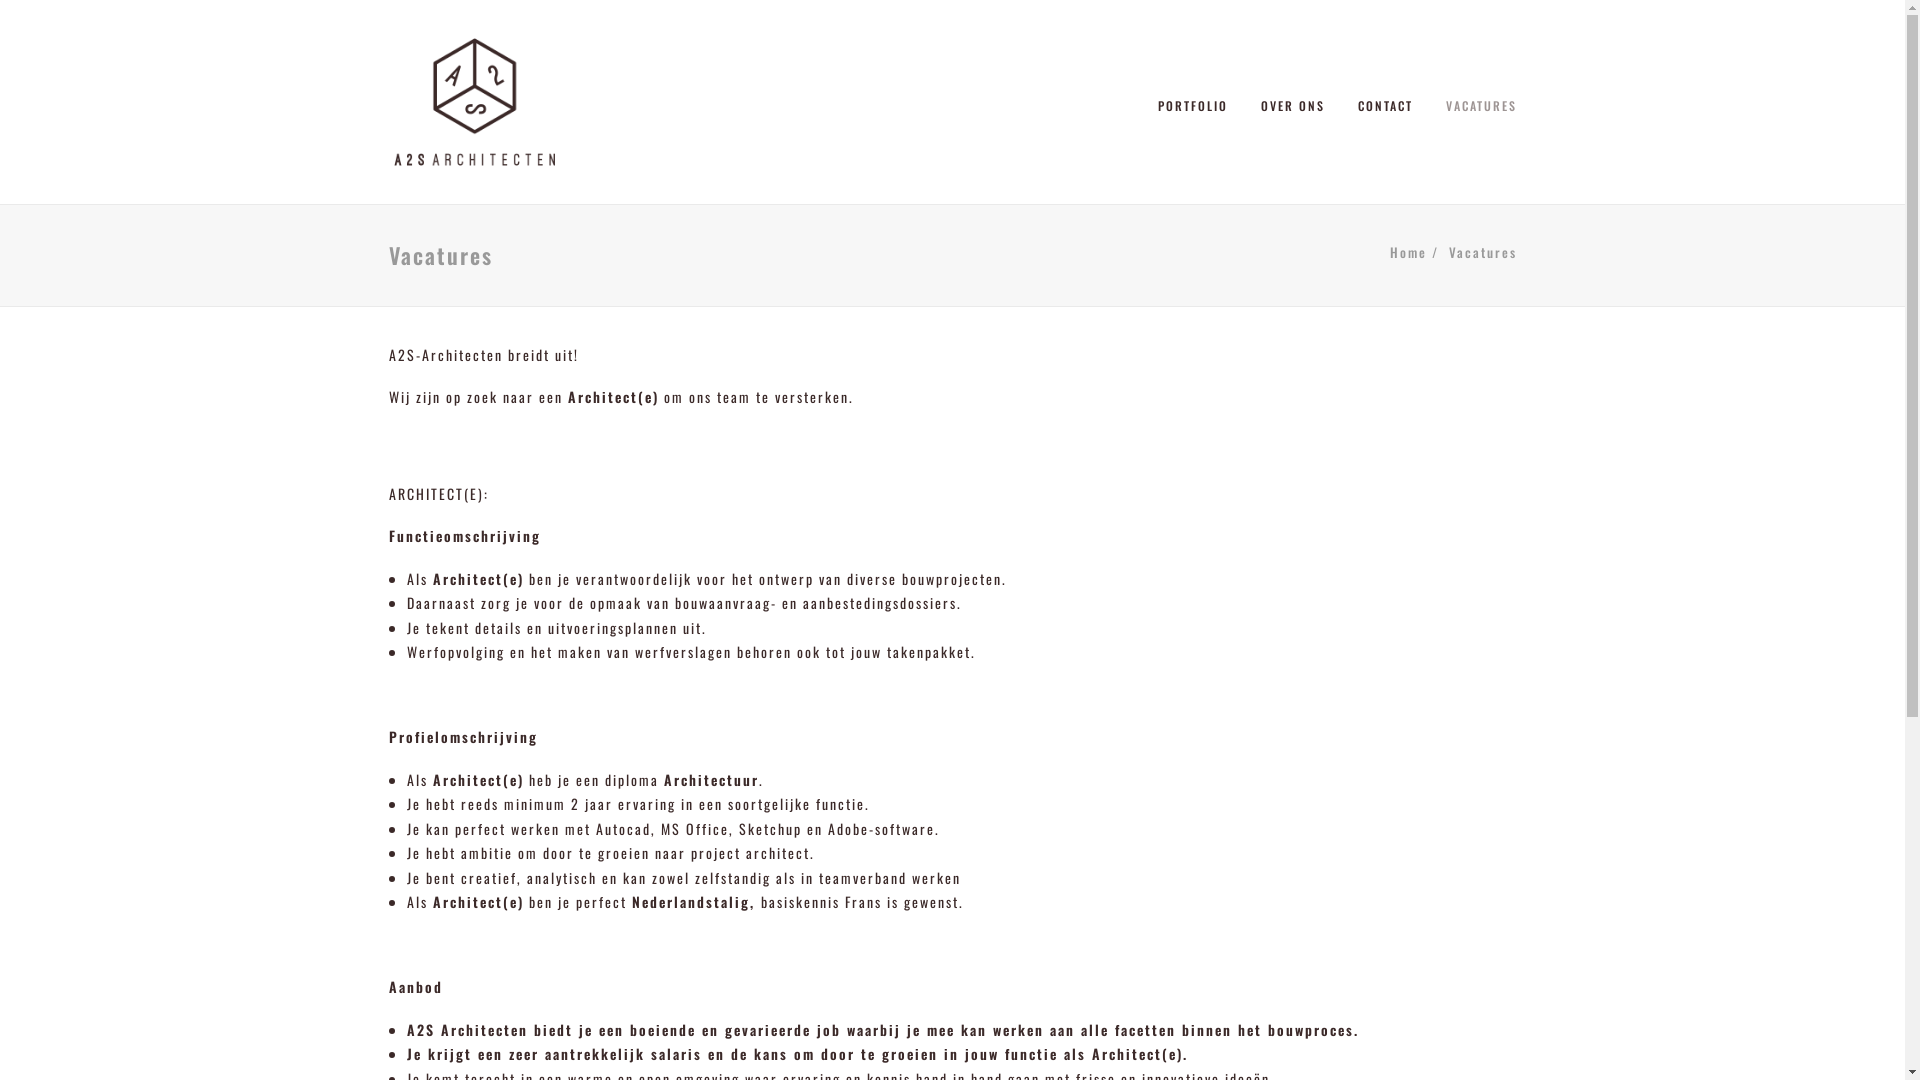 The height and width of the screenshot is (1080, 1920). Describe the element at coordinates (1291, 101) in the screenshot. I see `'OVER ONS'` at that location.